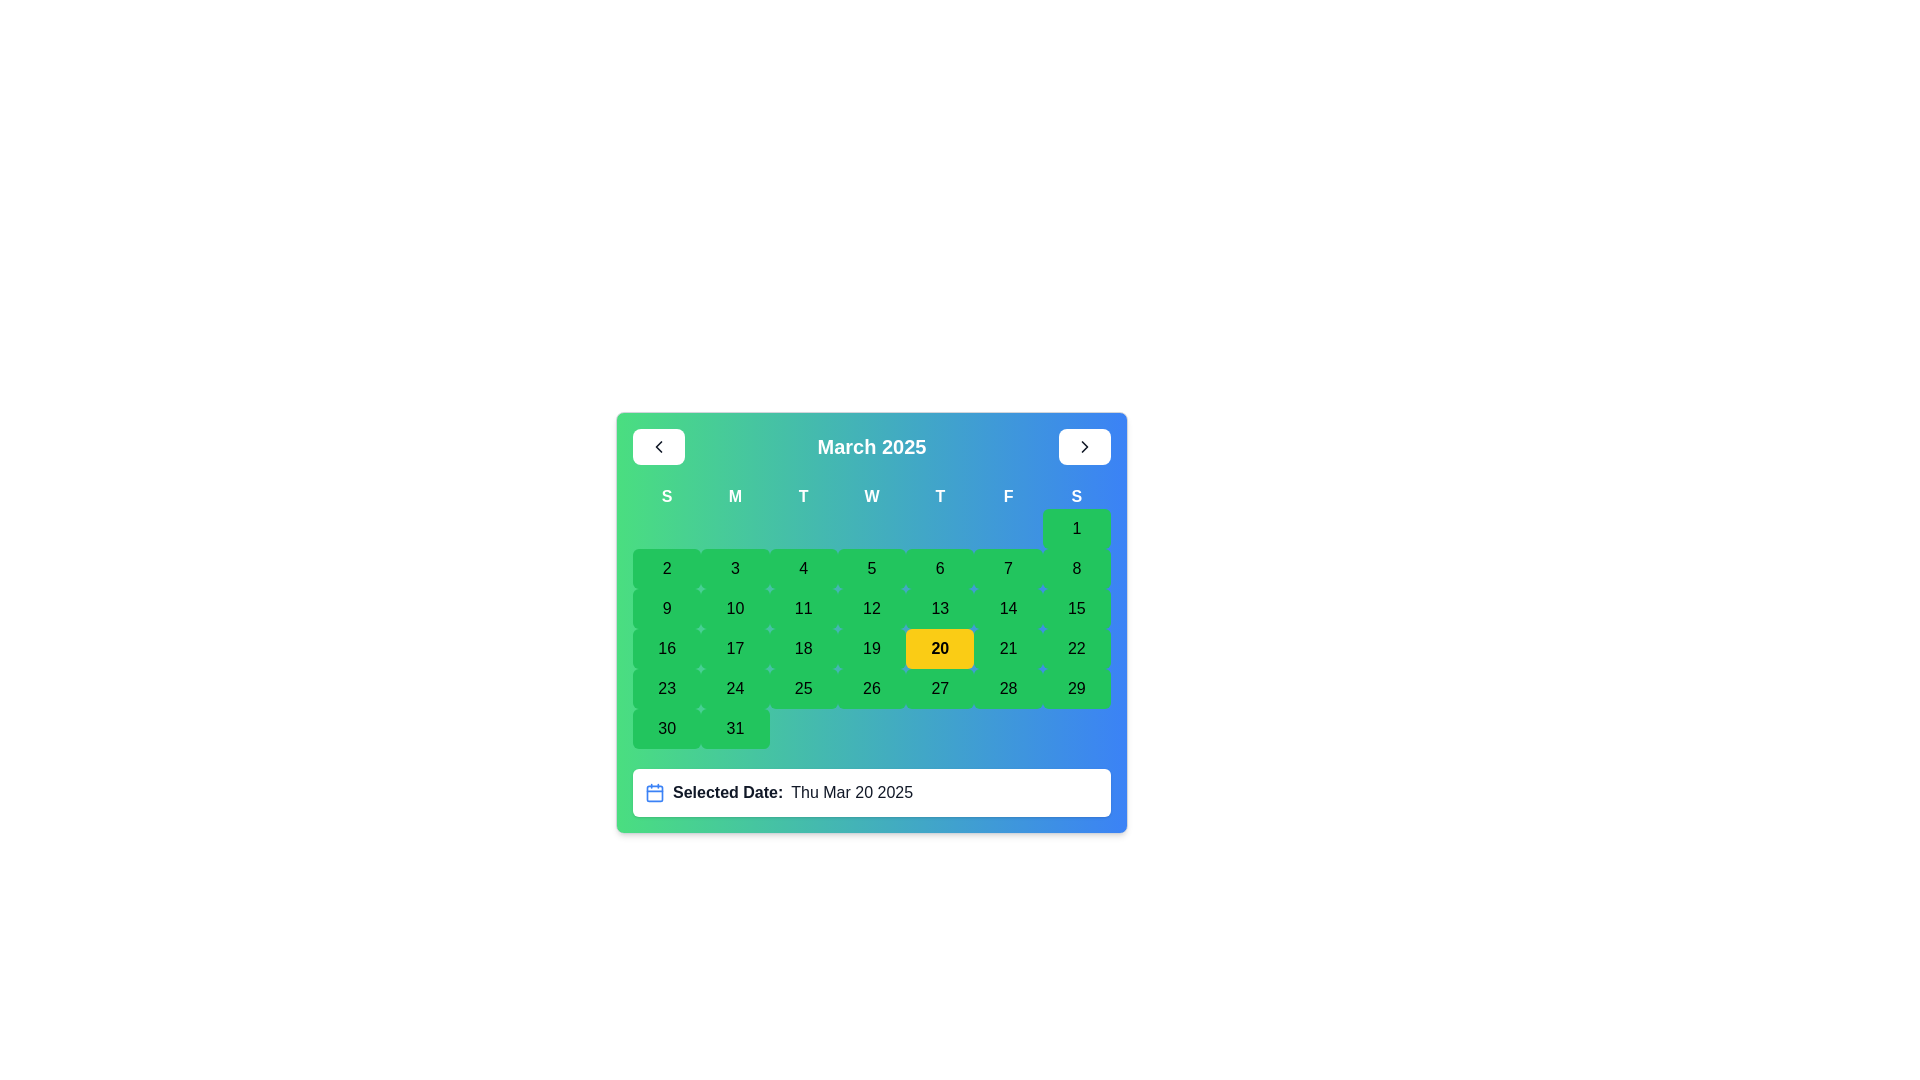 This screenshot has width=1920, height=1080. What do you see at coordinates (939, 688) in the screenshot?
I see `the green button labeled '27' located in the fourth row and sixth column under the header 'March 2025' to potentially reveal additional information` at bounding box center [939, 688].